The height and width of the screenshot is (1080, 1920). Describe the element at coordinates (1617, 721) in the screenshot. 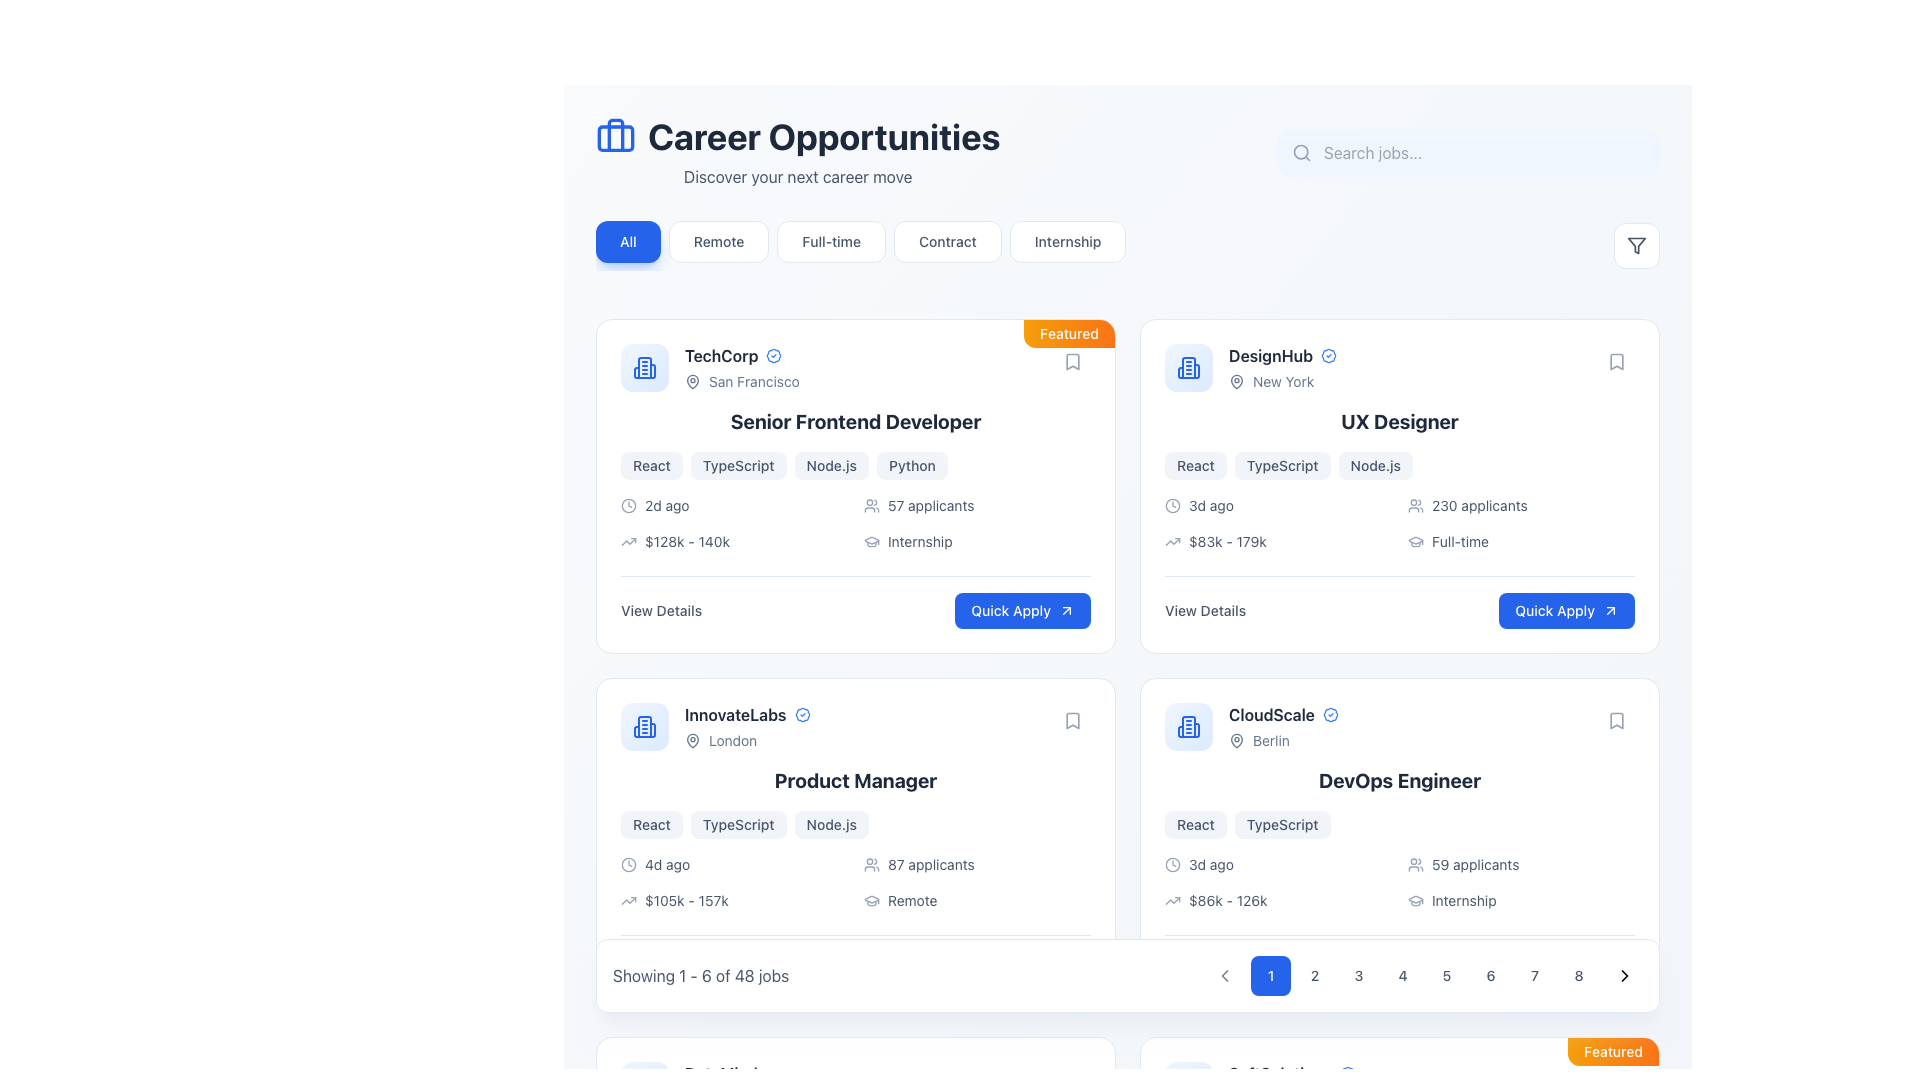

I see `the bookmark or save icon located in the top-right corner of the 'DevOps Engineer' card associated with 'CloudScale' to bookmark or save the job posting` at that location.